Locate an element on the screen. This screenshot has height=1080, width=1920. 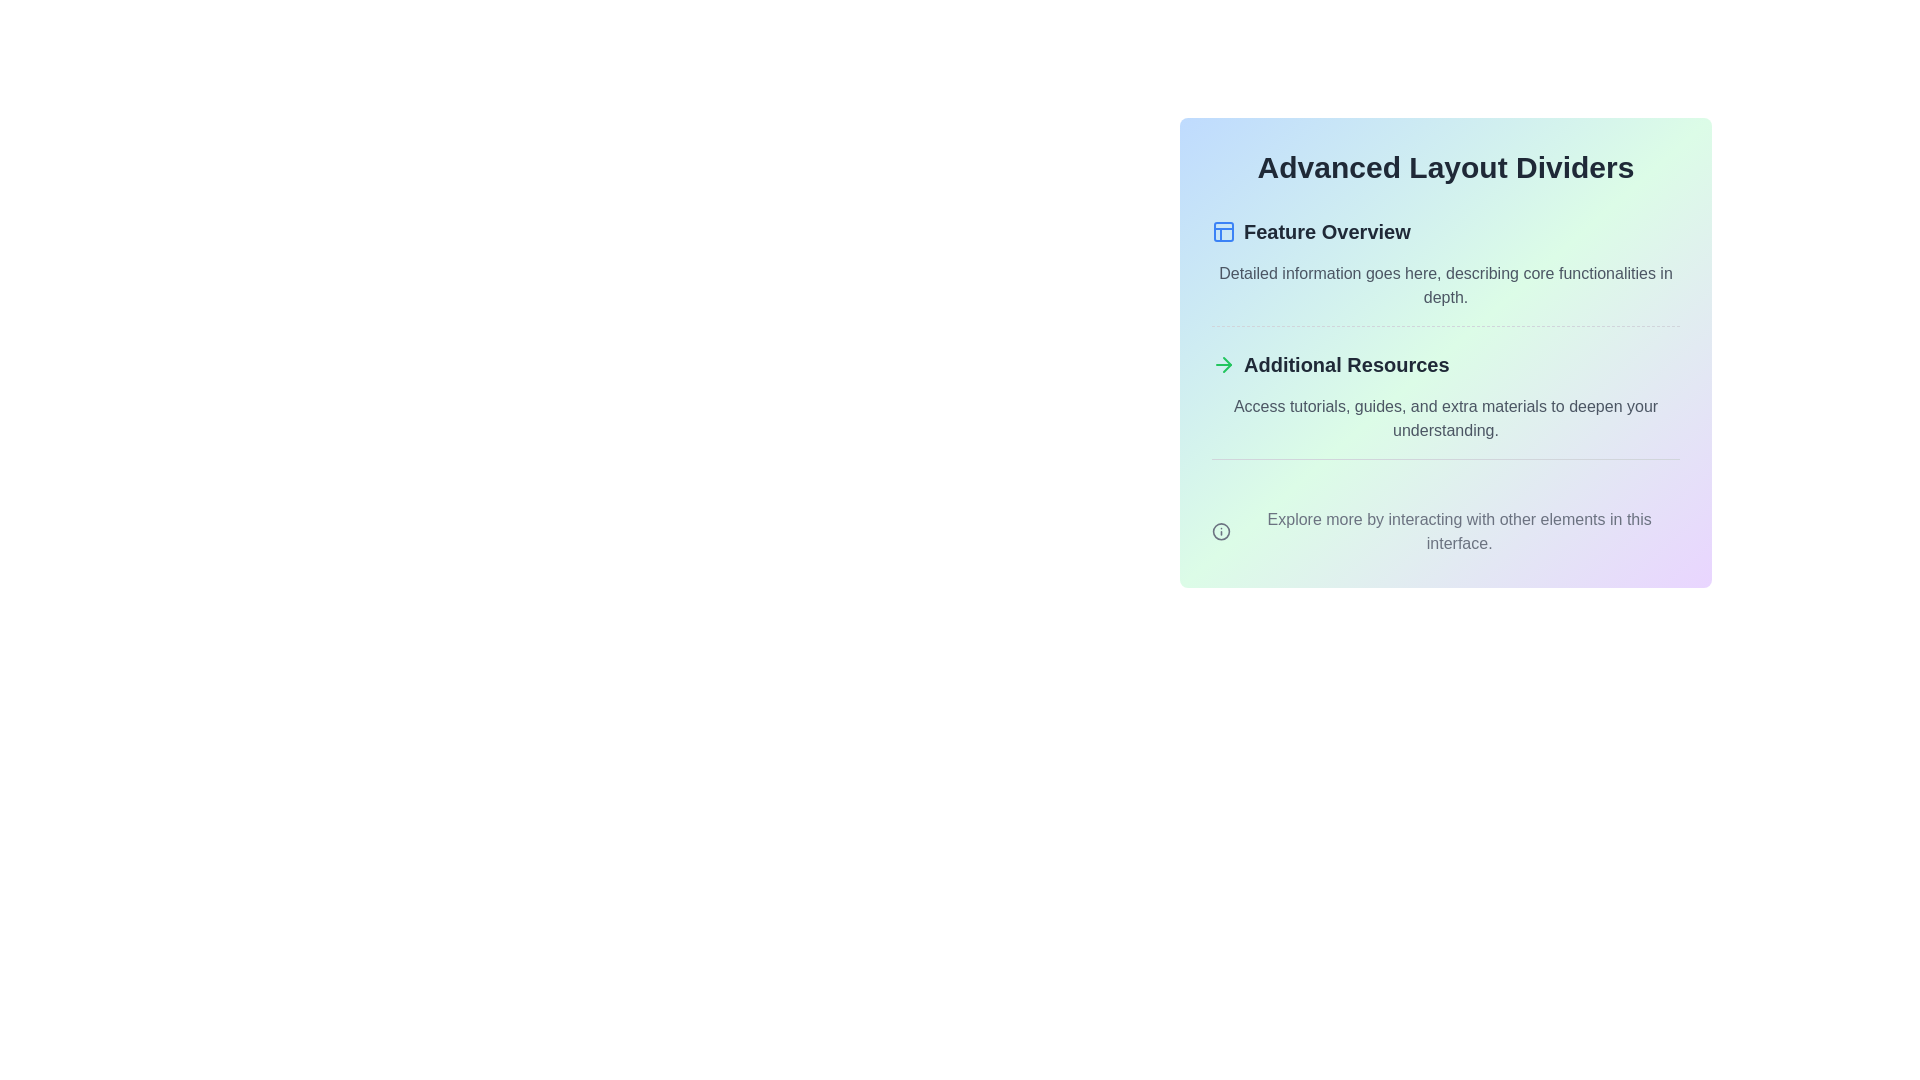
the text block that displays detailed information styled in light gray font, located below the 'Feature Overview' heading and above a dashed horizontal line is located at coordinates (1445, 285).